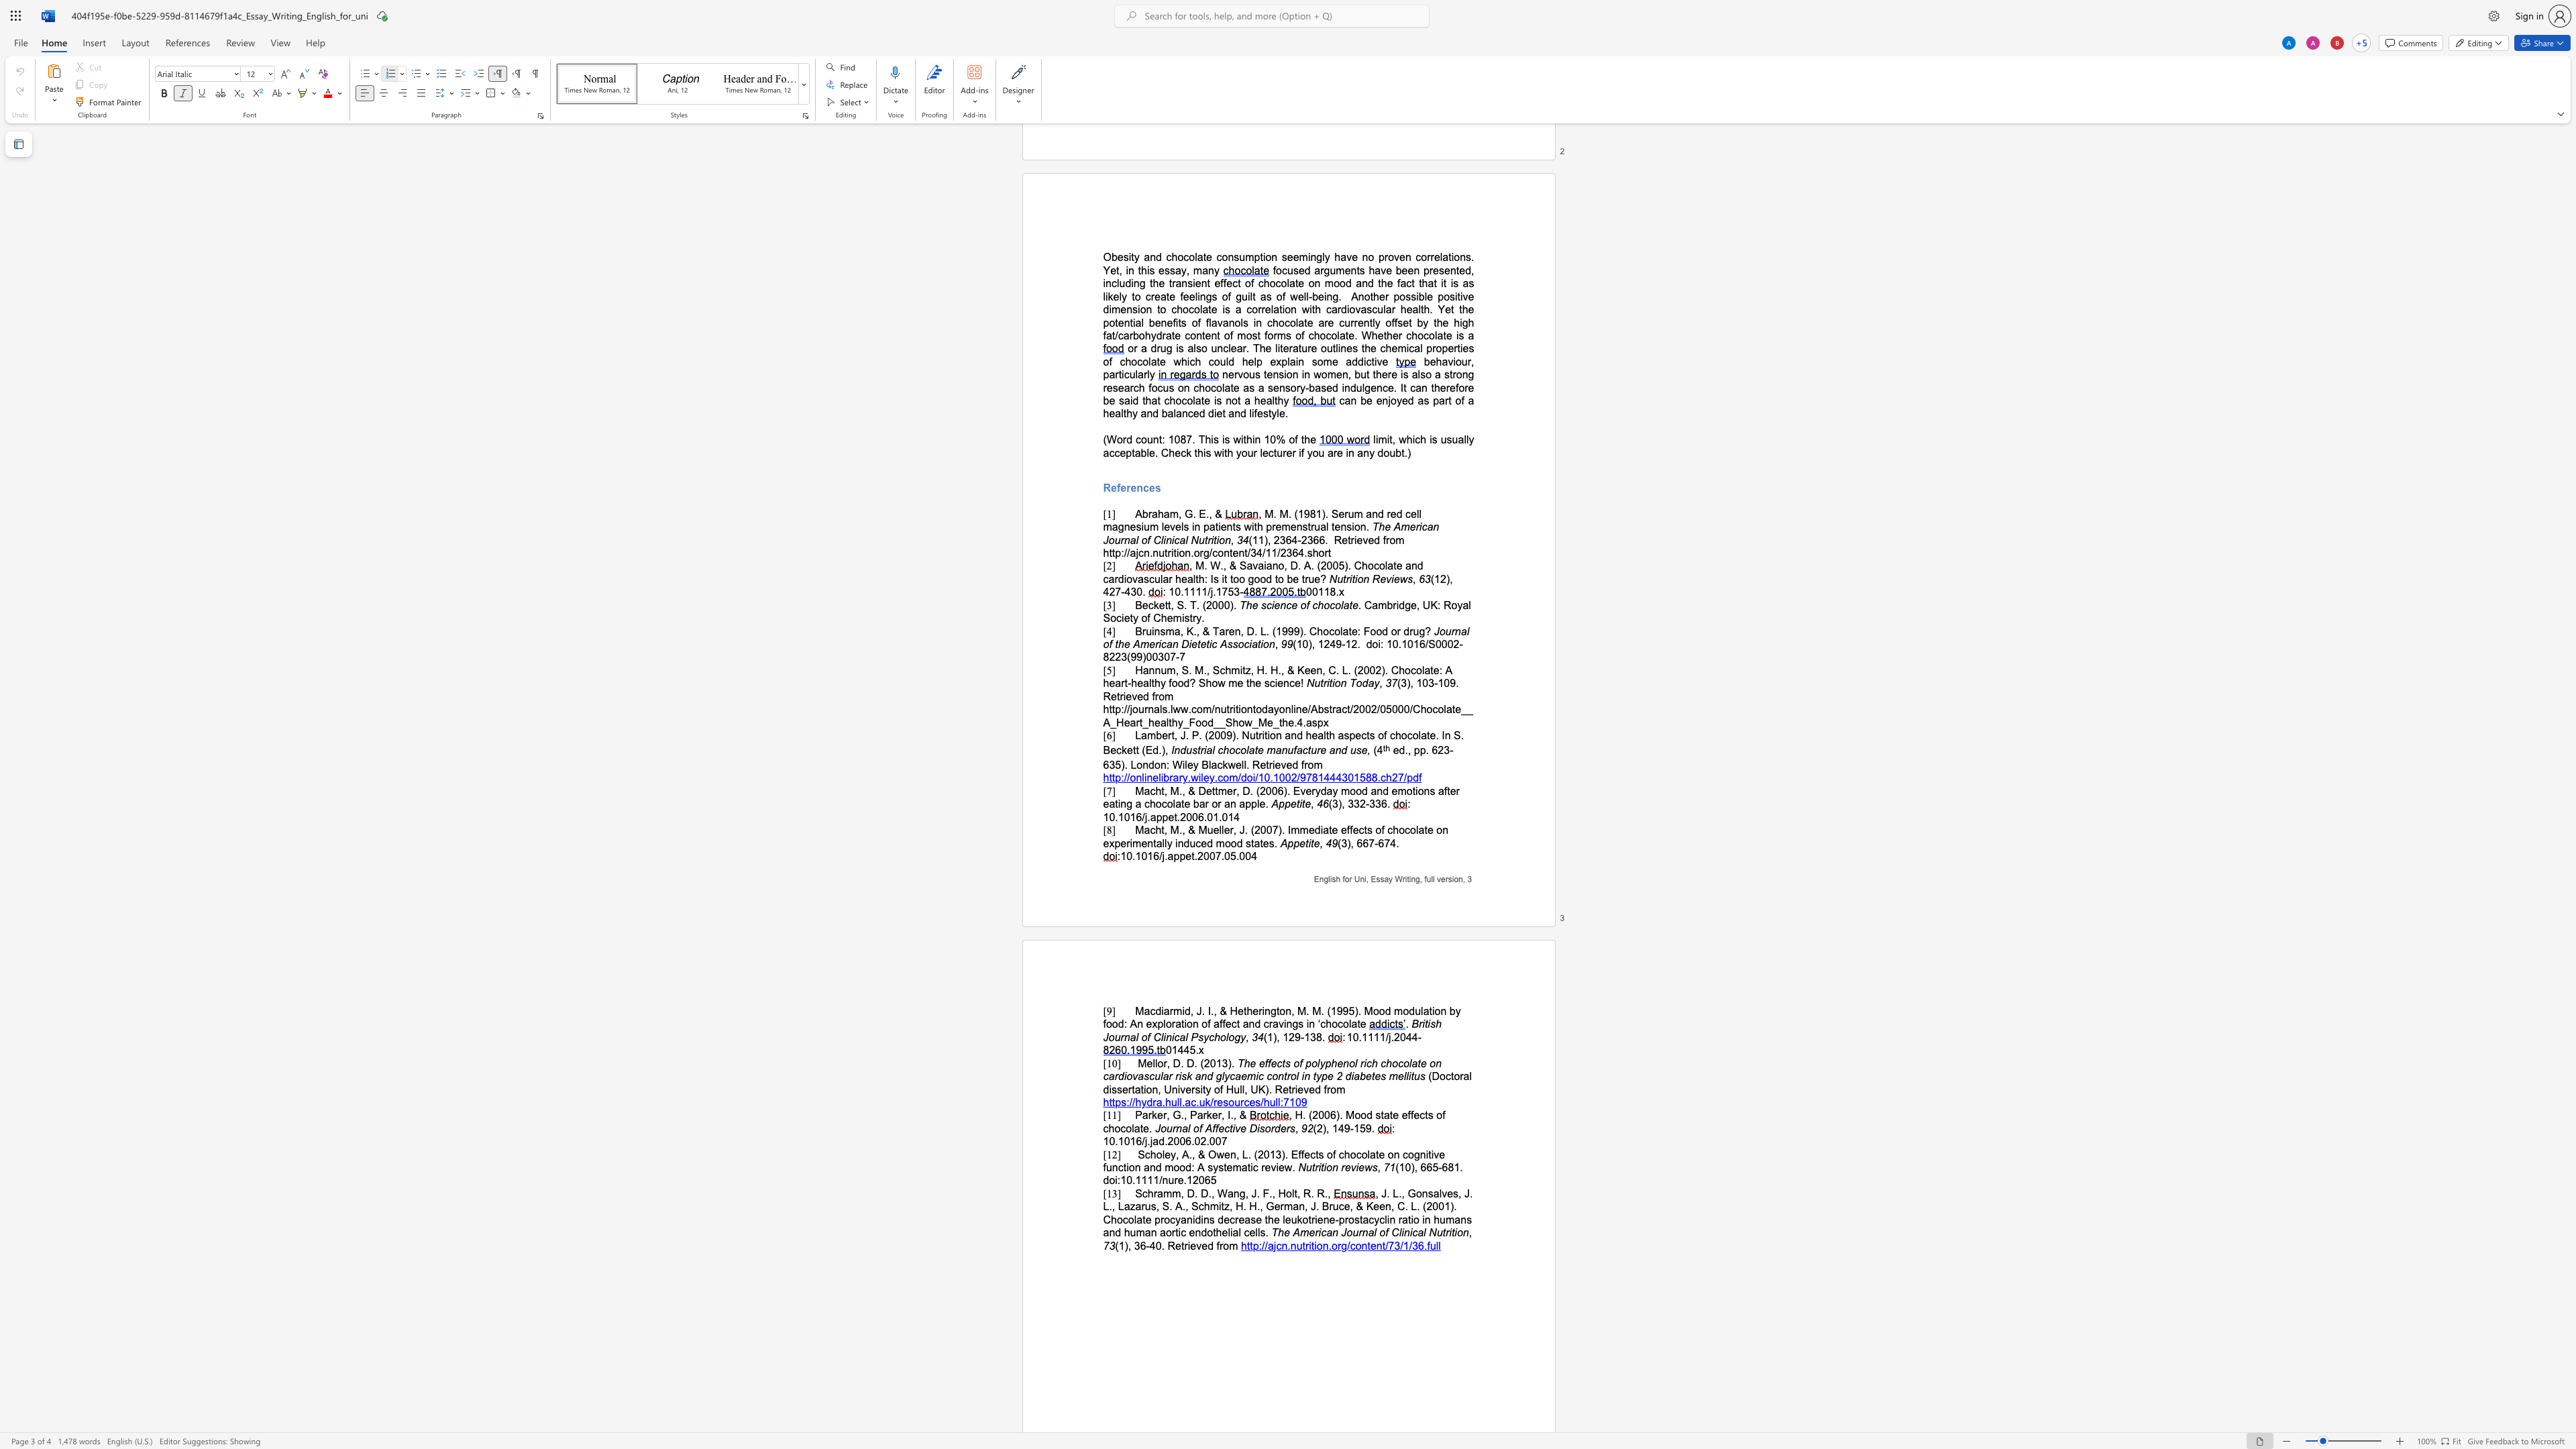 Image resolution: width=2576 pixels, height=1449 pixels. I want to click on the space between the continuous character ")" and "," in the text, so click(1342, 804).